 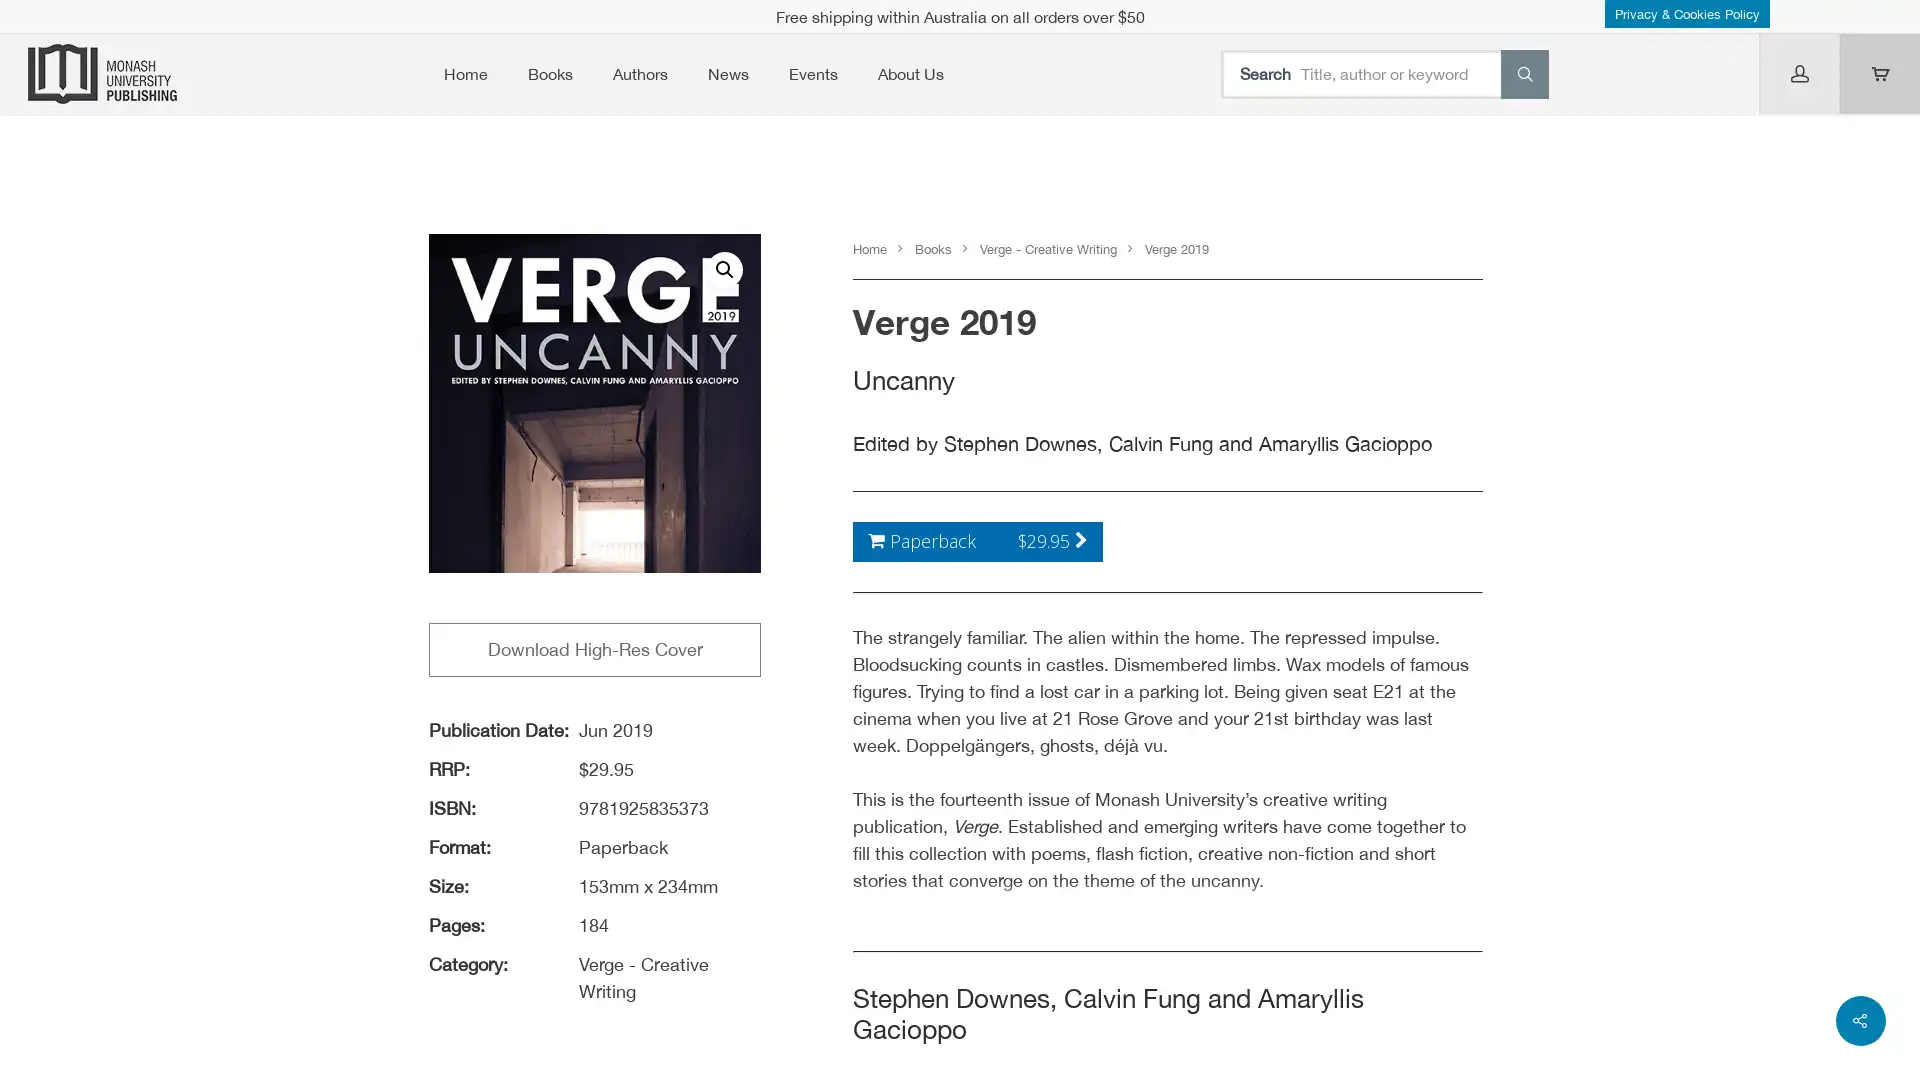 What do you see at coordinates (1522, 72) in the screenshot?
I see `Submit search` at bounding box center [1522, 72].